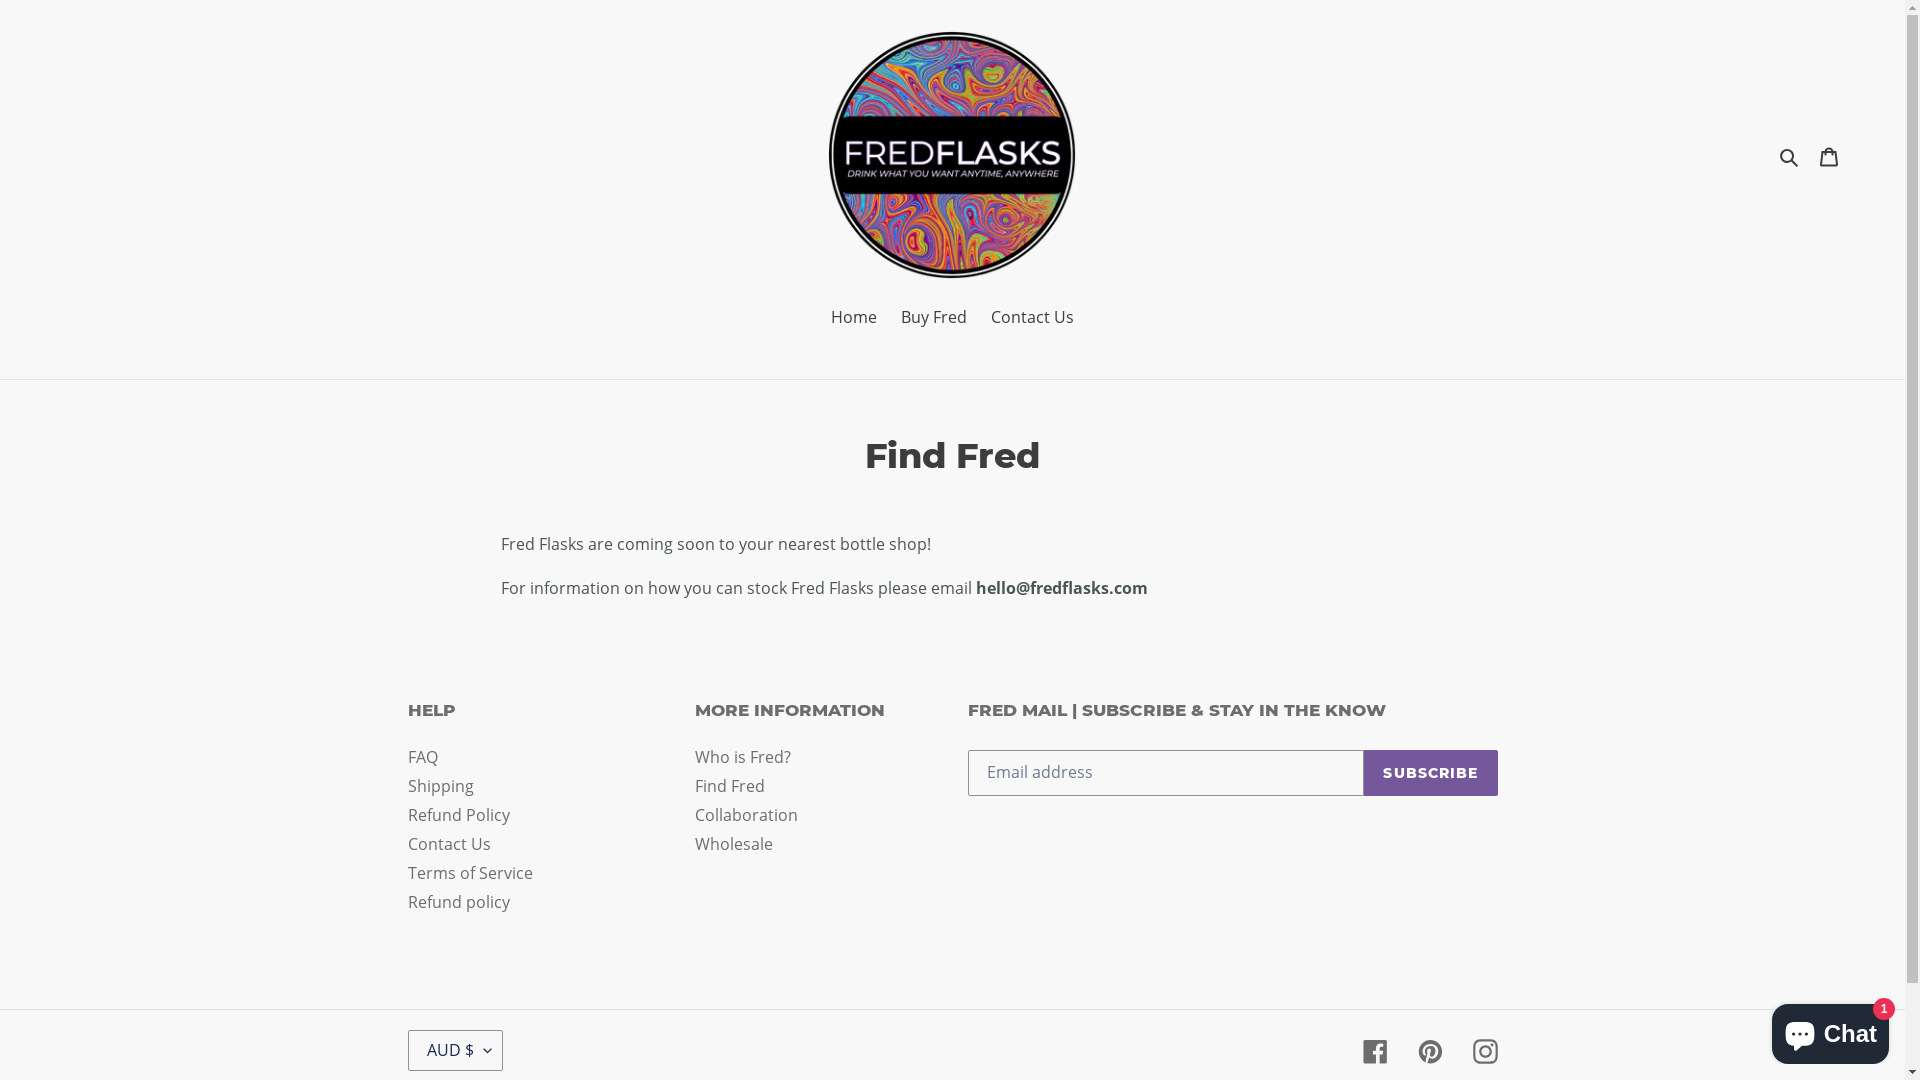  I want to click on 'Refund Policy', so click(458, 814).